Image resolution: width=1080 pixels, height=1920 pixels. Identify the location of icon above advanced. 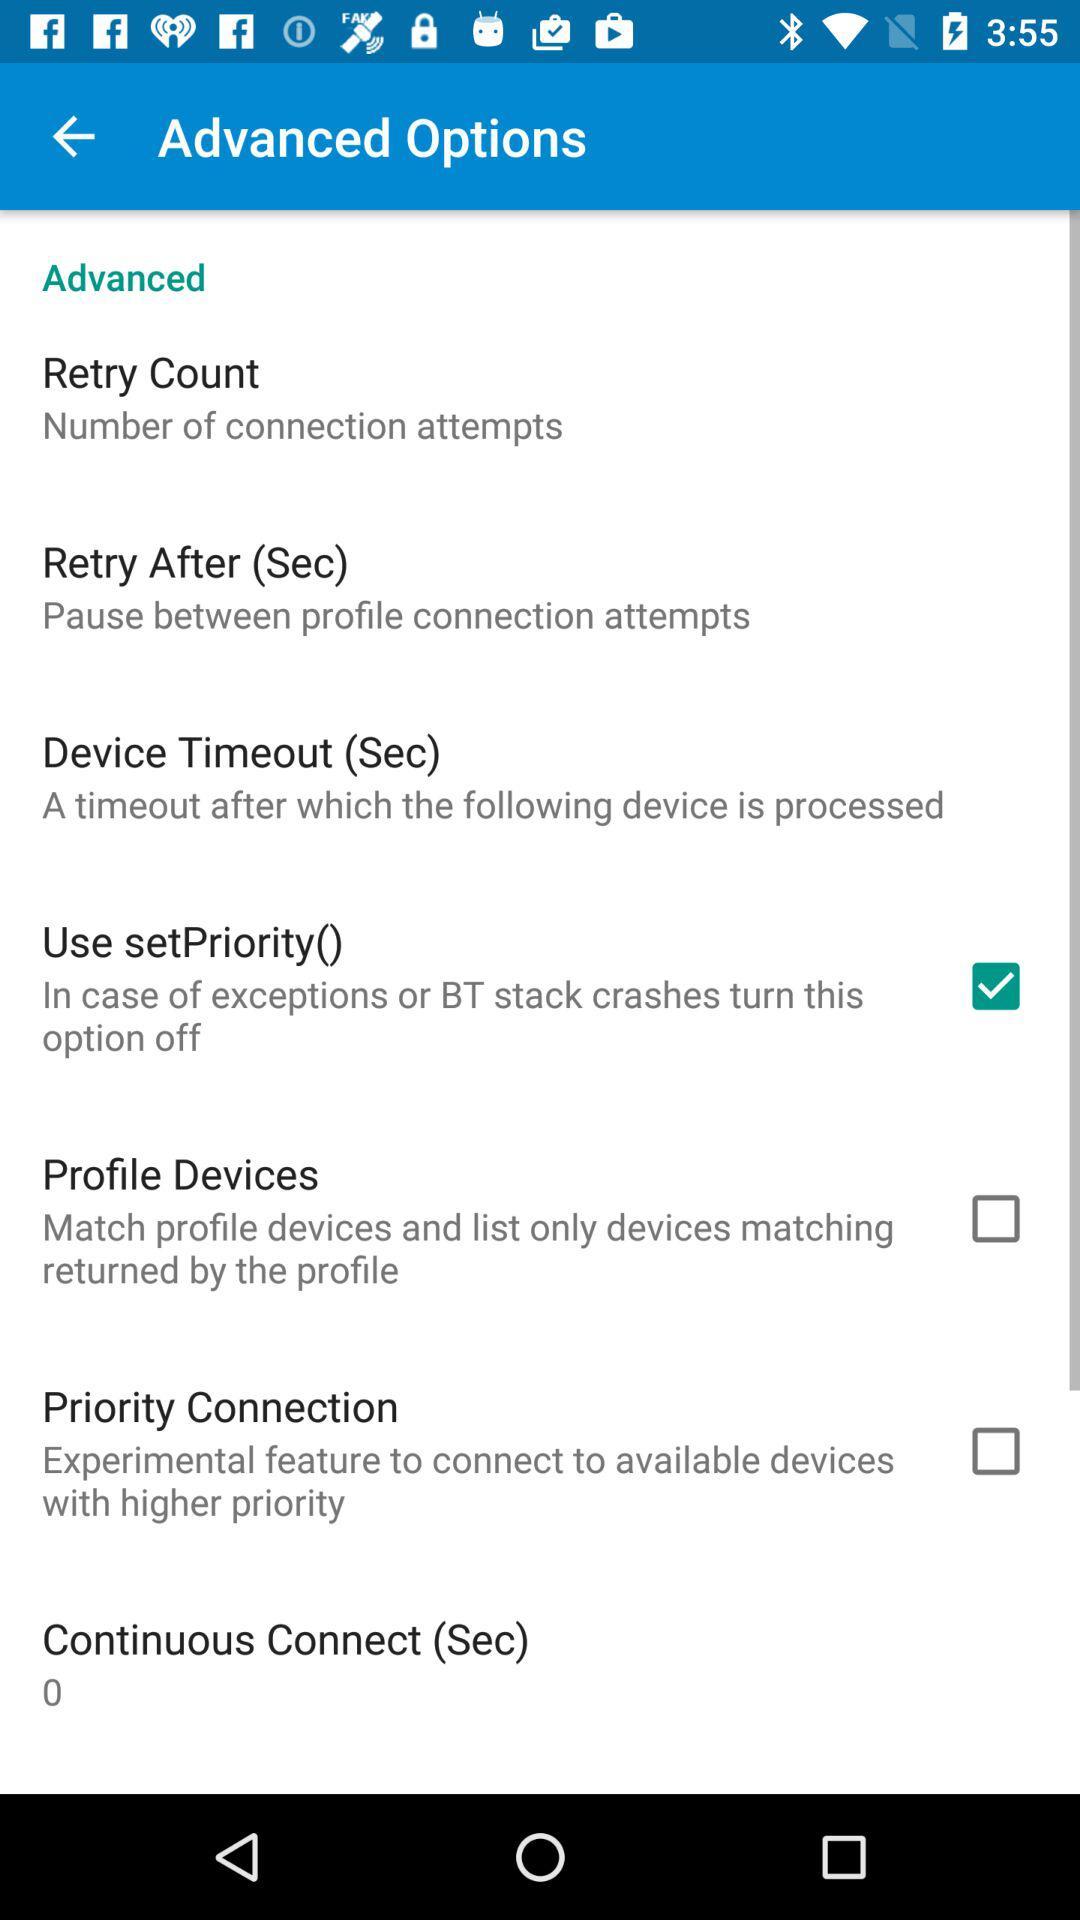
(72, 135).